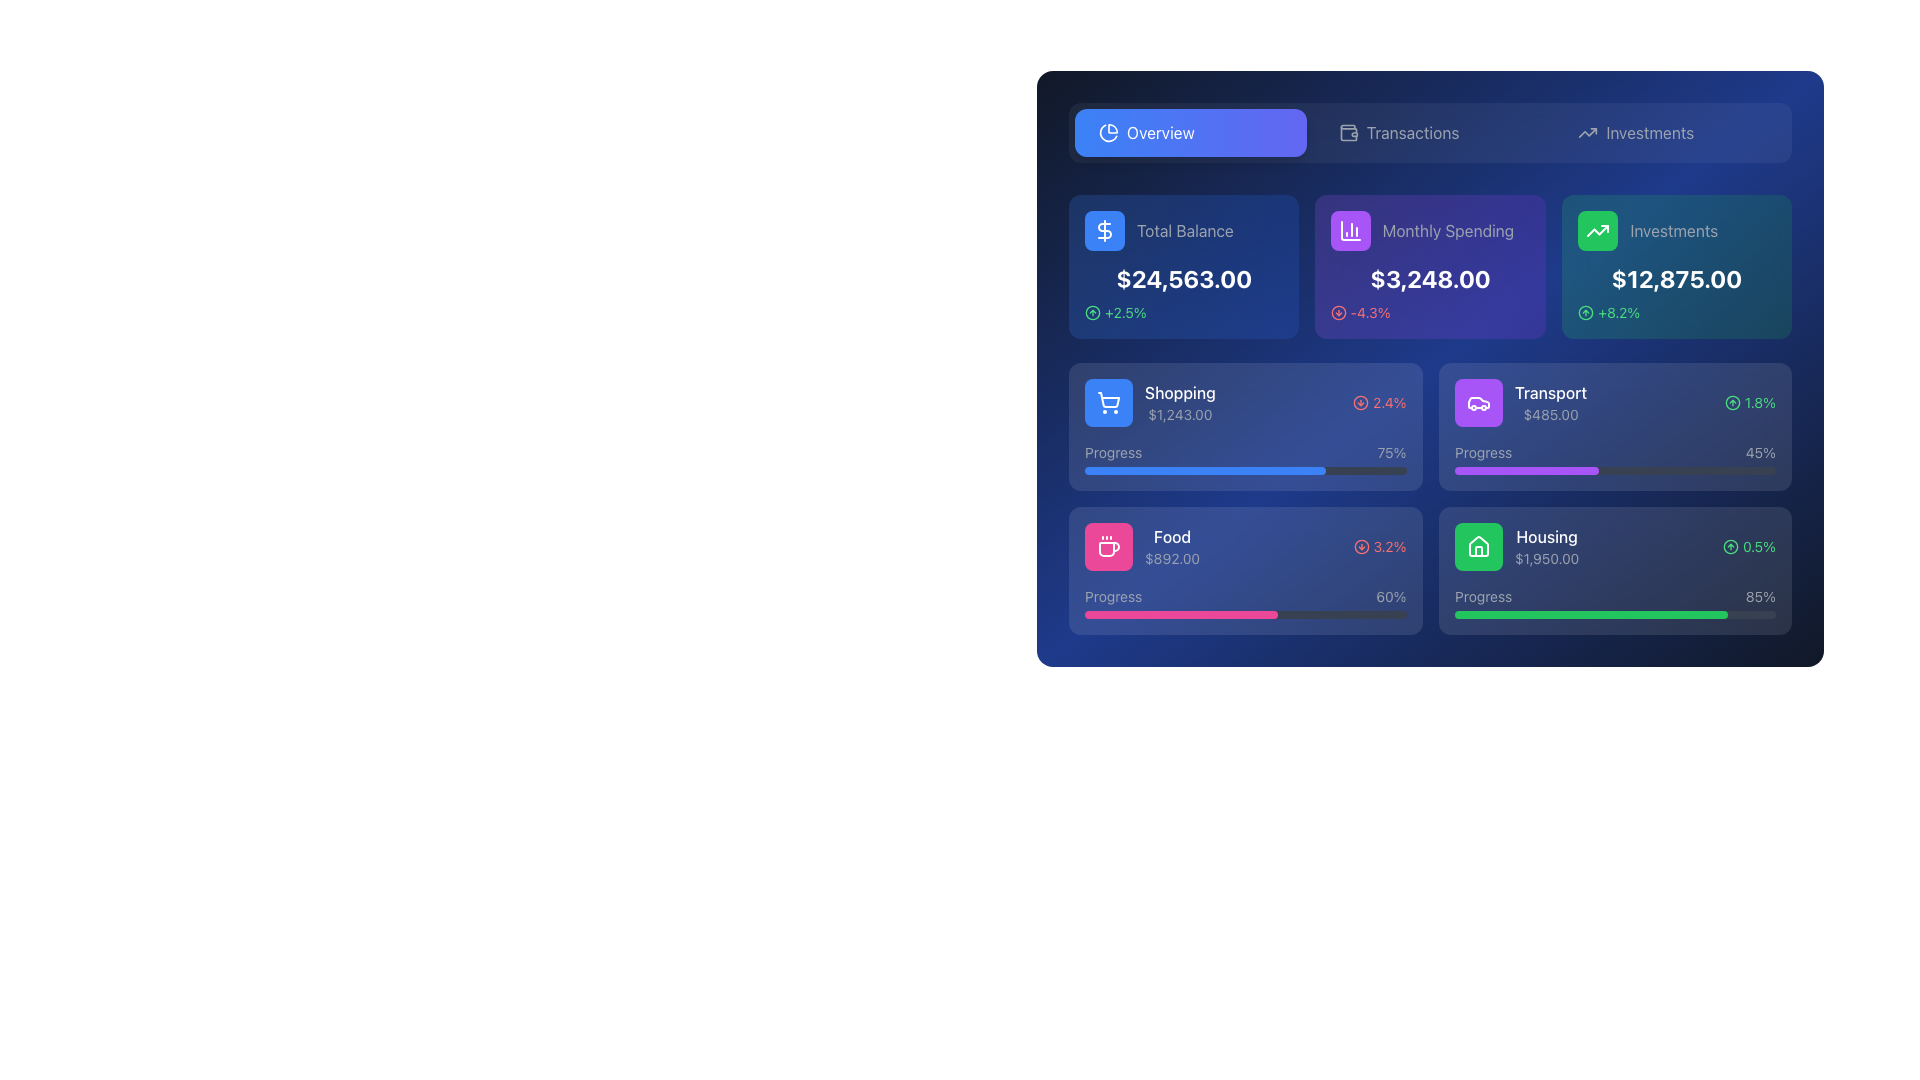 The width and height of the screenshot is (1920, 1080). Describe the element at coordinates (1673, 230) in the screenshot. I see `text label indicating 'Investments' located in the upper-right section of the interface, within a card associated with a monetary amount` at that location.